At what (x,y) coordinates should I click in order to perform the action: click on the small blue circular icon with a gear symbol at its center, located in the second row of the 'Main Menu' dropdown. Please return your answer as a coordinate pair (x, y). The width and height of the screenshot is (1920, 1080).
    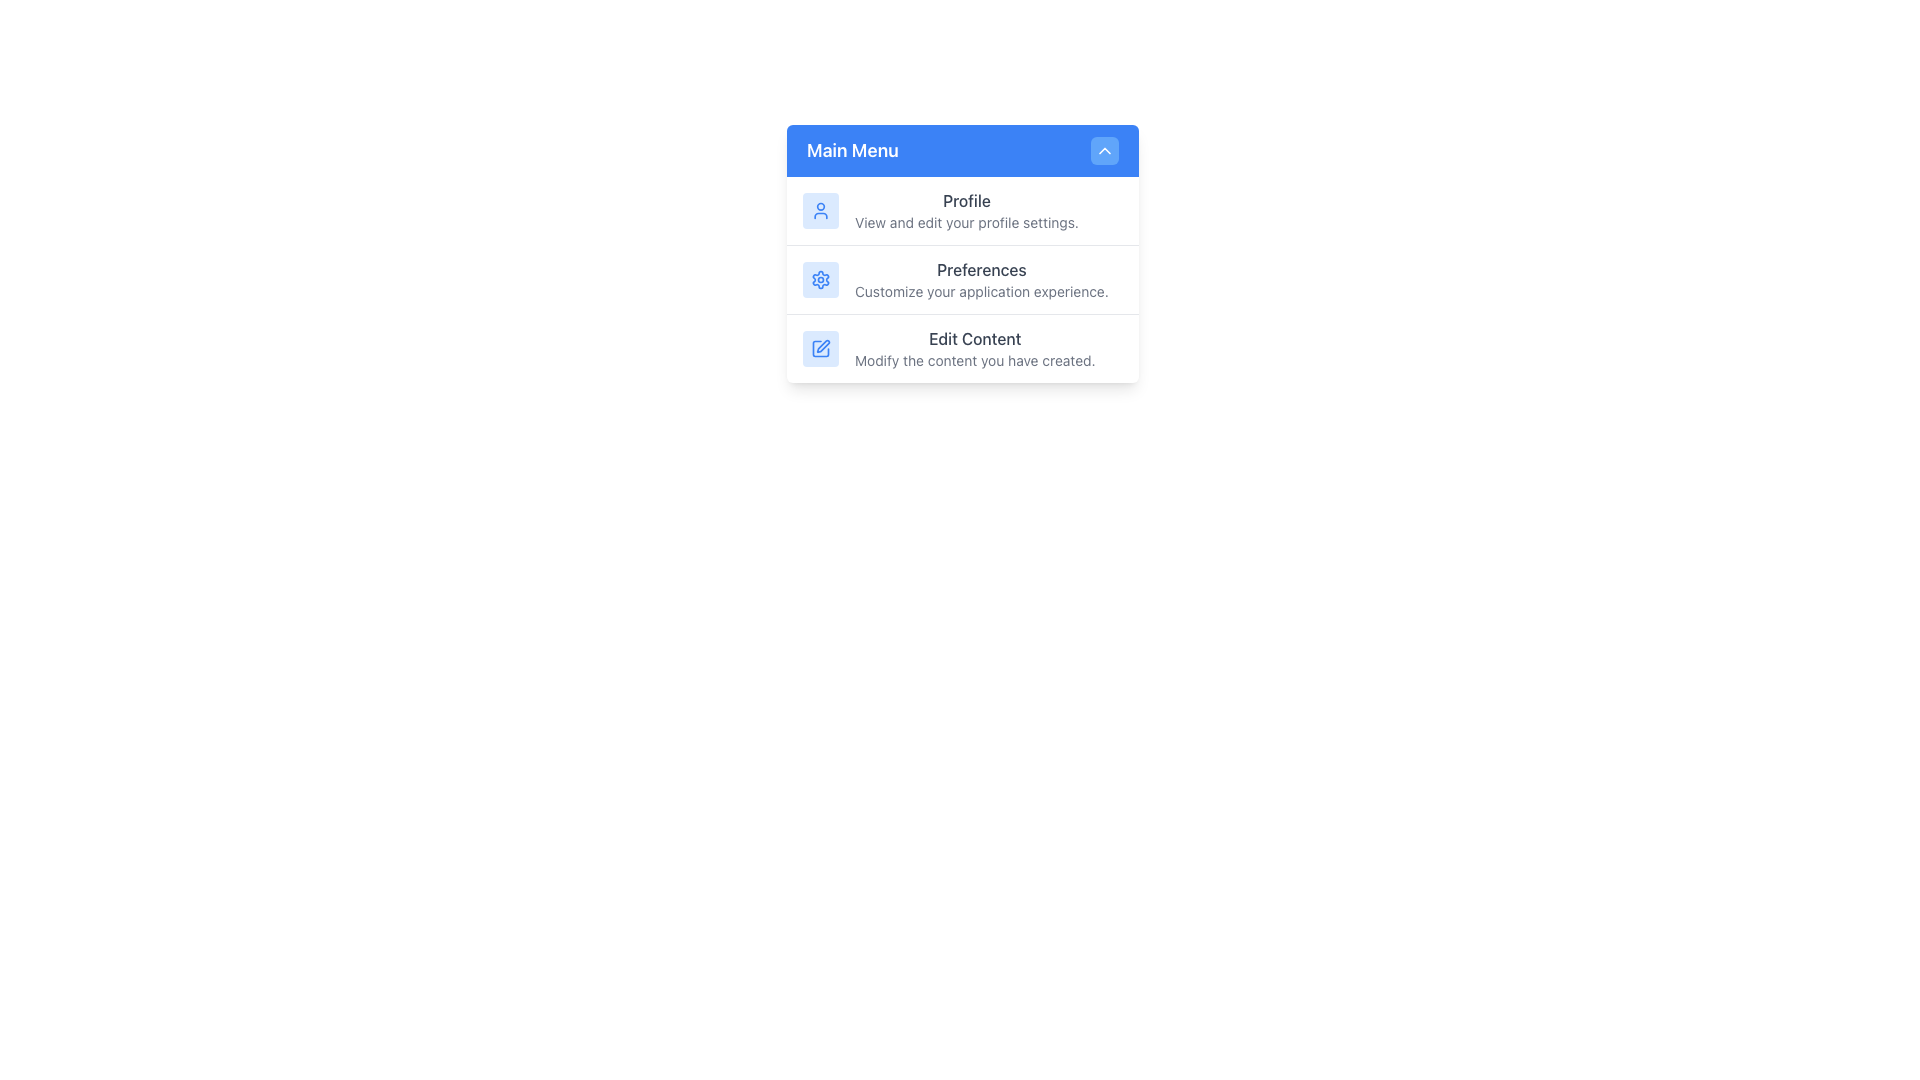
    Looking at the image, I should click on (820, 280).